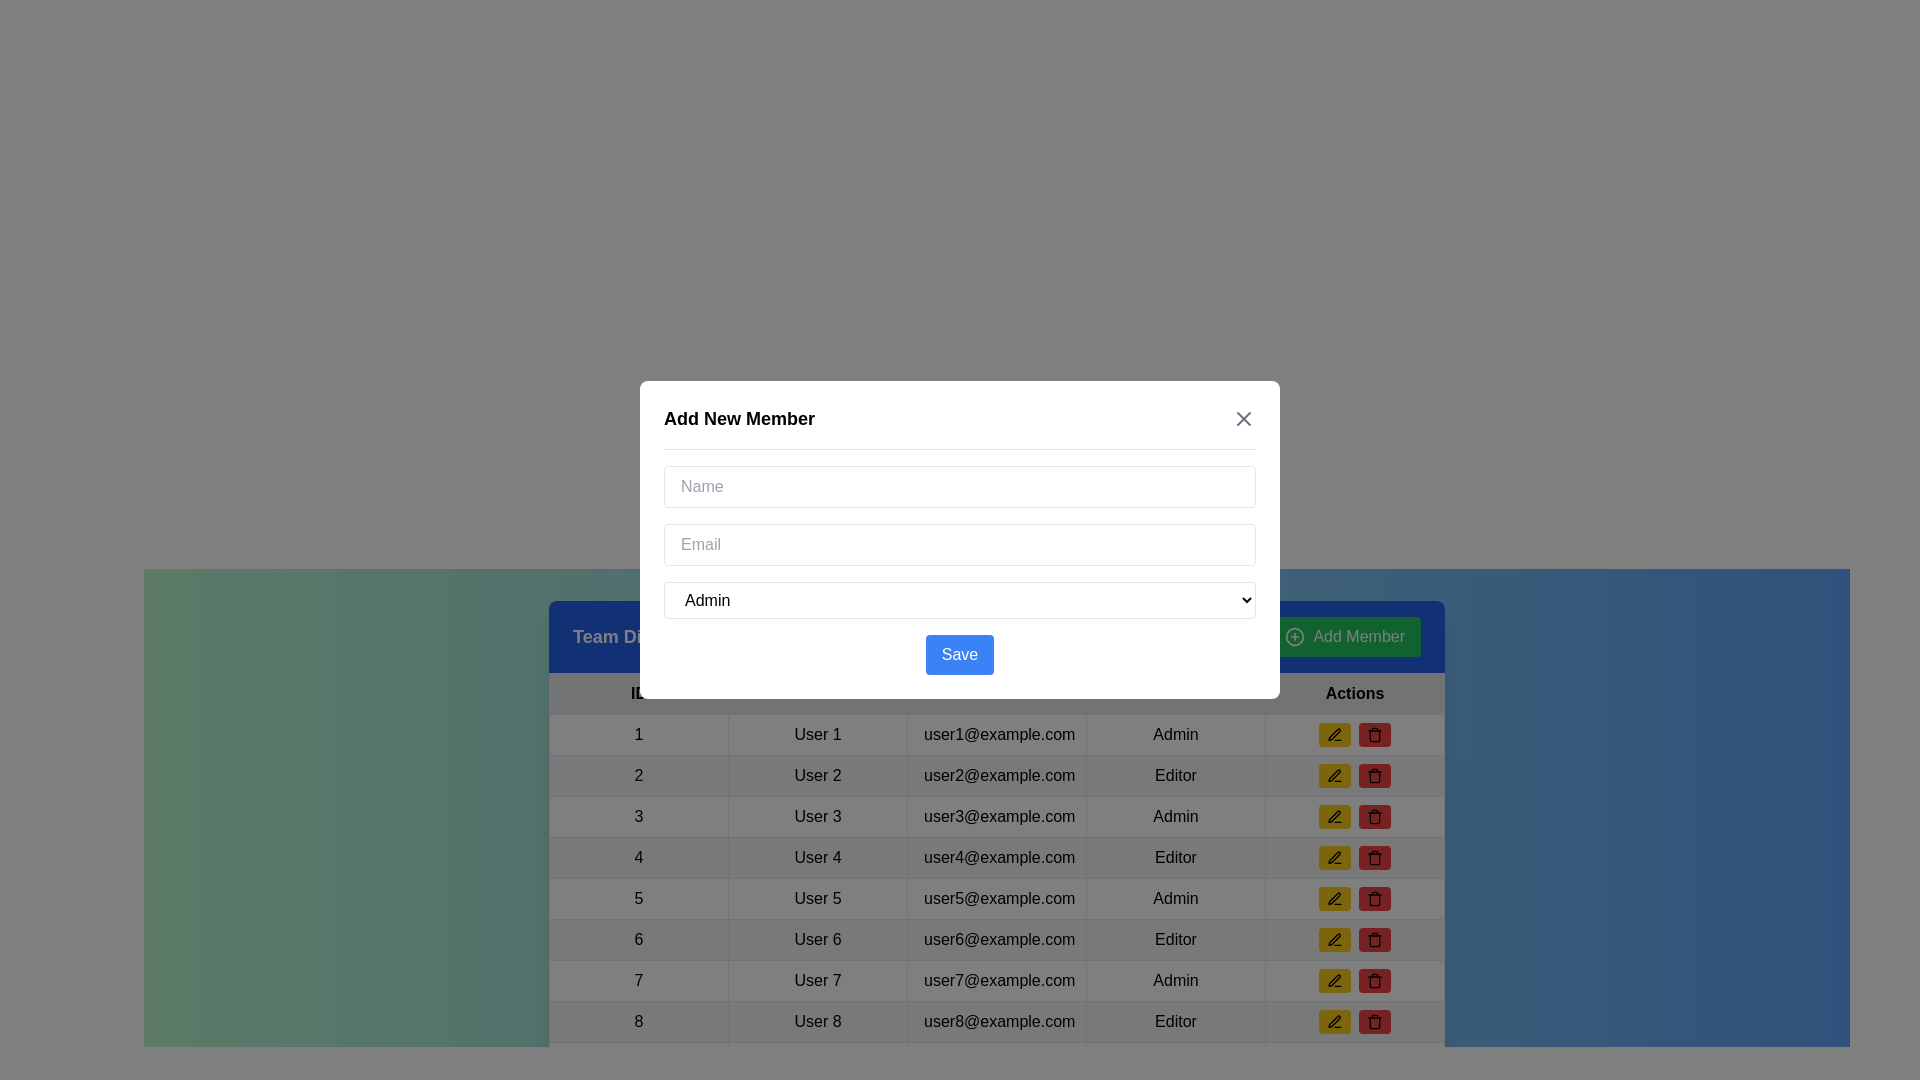 The height and width of the screenshot is (1080, 1920). What do you see at coordinates (637, 774) in the screenshot?
I see `the table cell displaying the number '2' in black text on a white background, located in the first column of the second row` at bounding box center [637, 774].